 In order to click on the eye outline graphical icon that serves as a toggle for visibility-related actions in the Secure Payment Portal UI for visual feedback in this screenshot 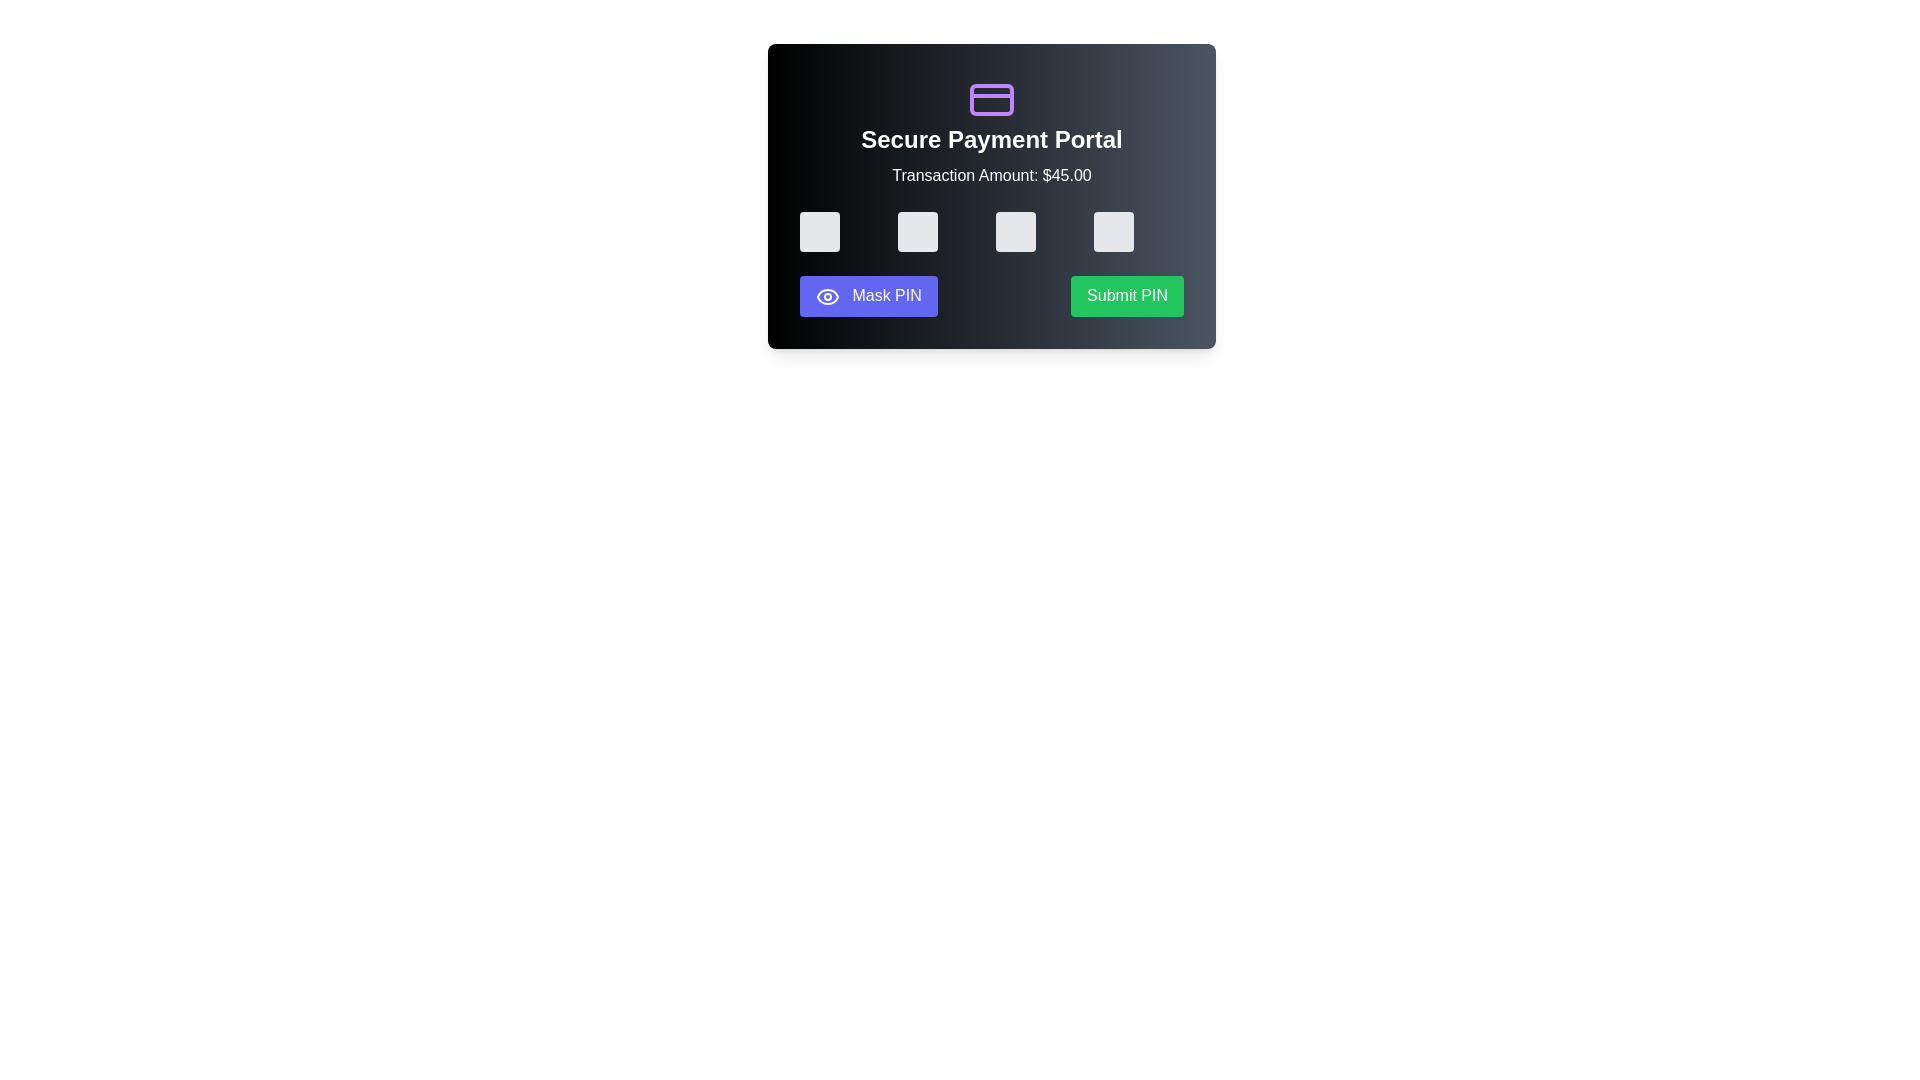, I will do `click(828, 296)`.